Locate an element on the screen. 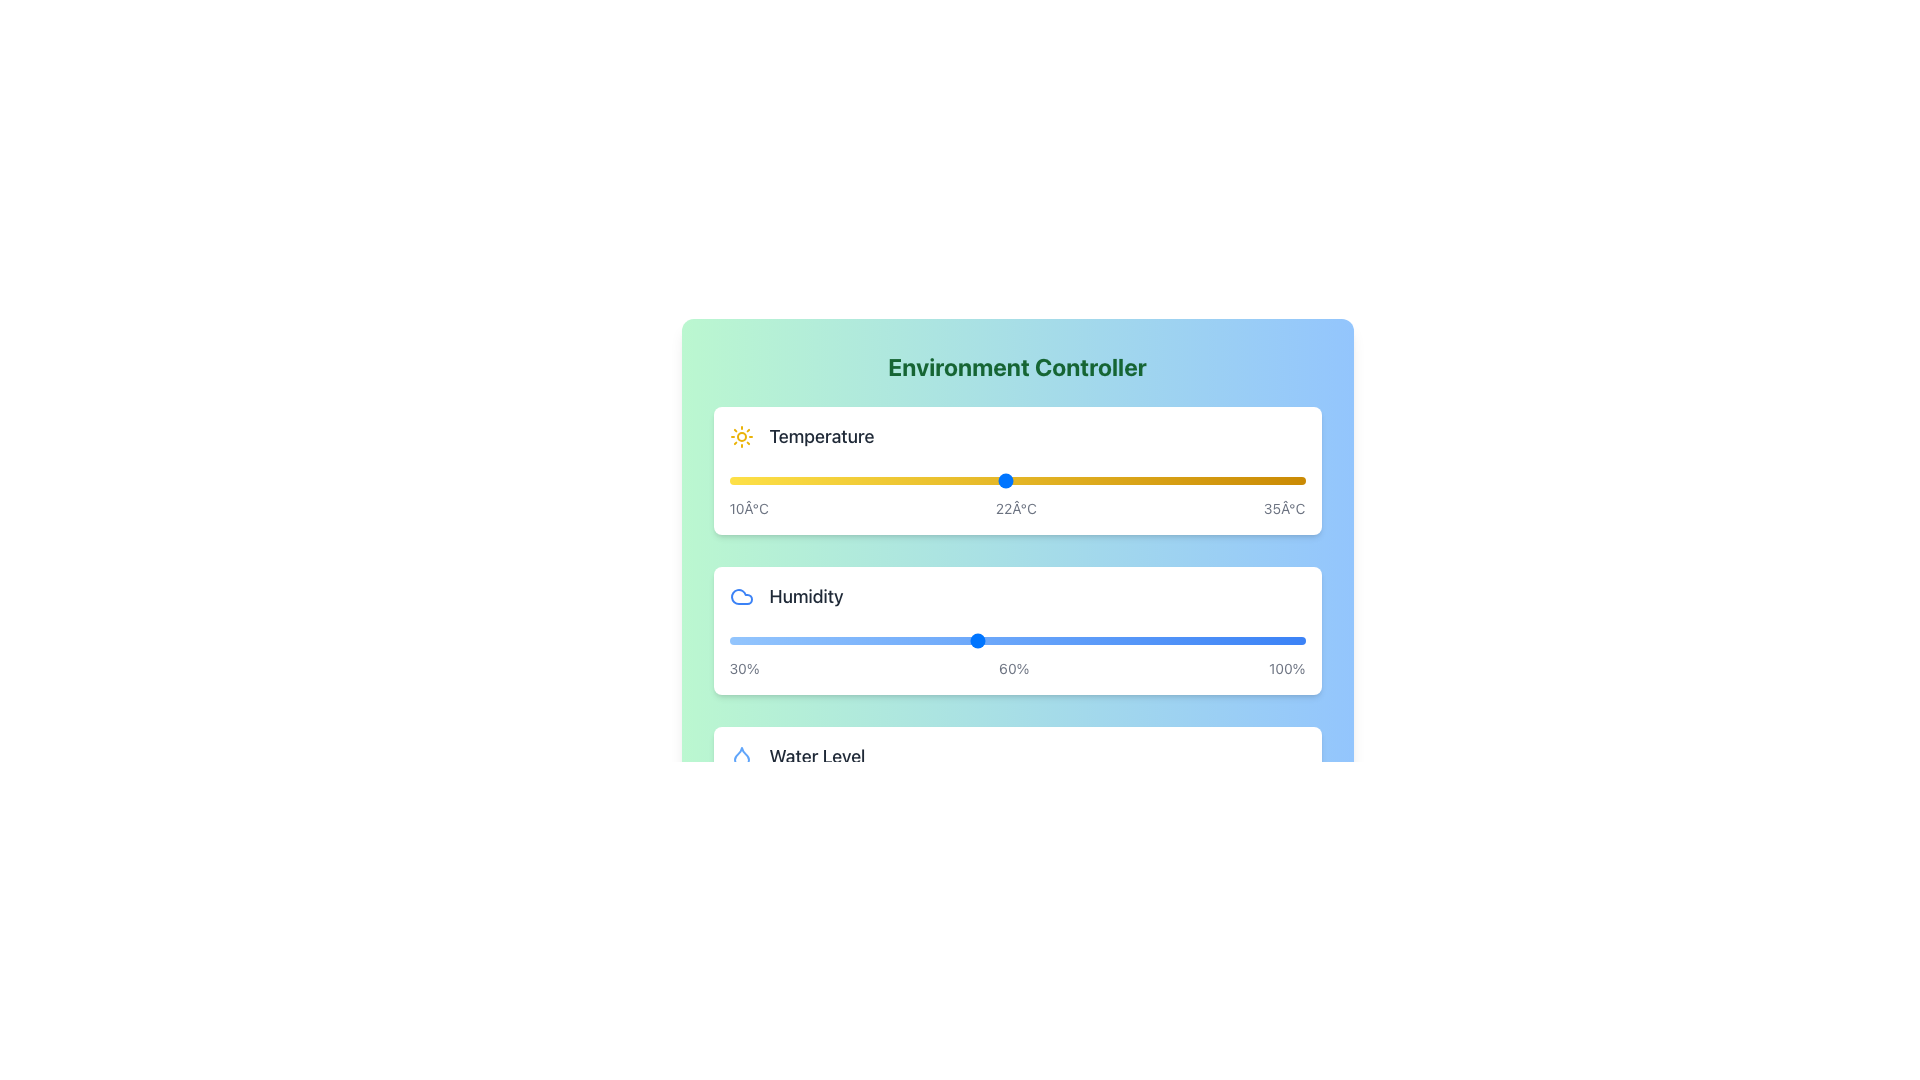  humidity is located at coordinates (984, 640).